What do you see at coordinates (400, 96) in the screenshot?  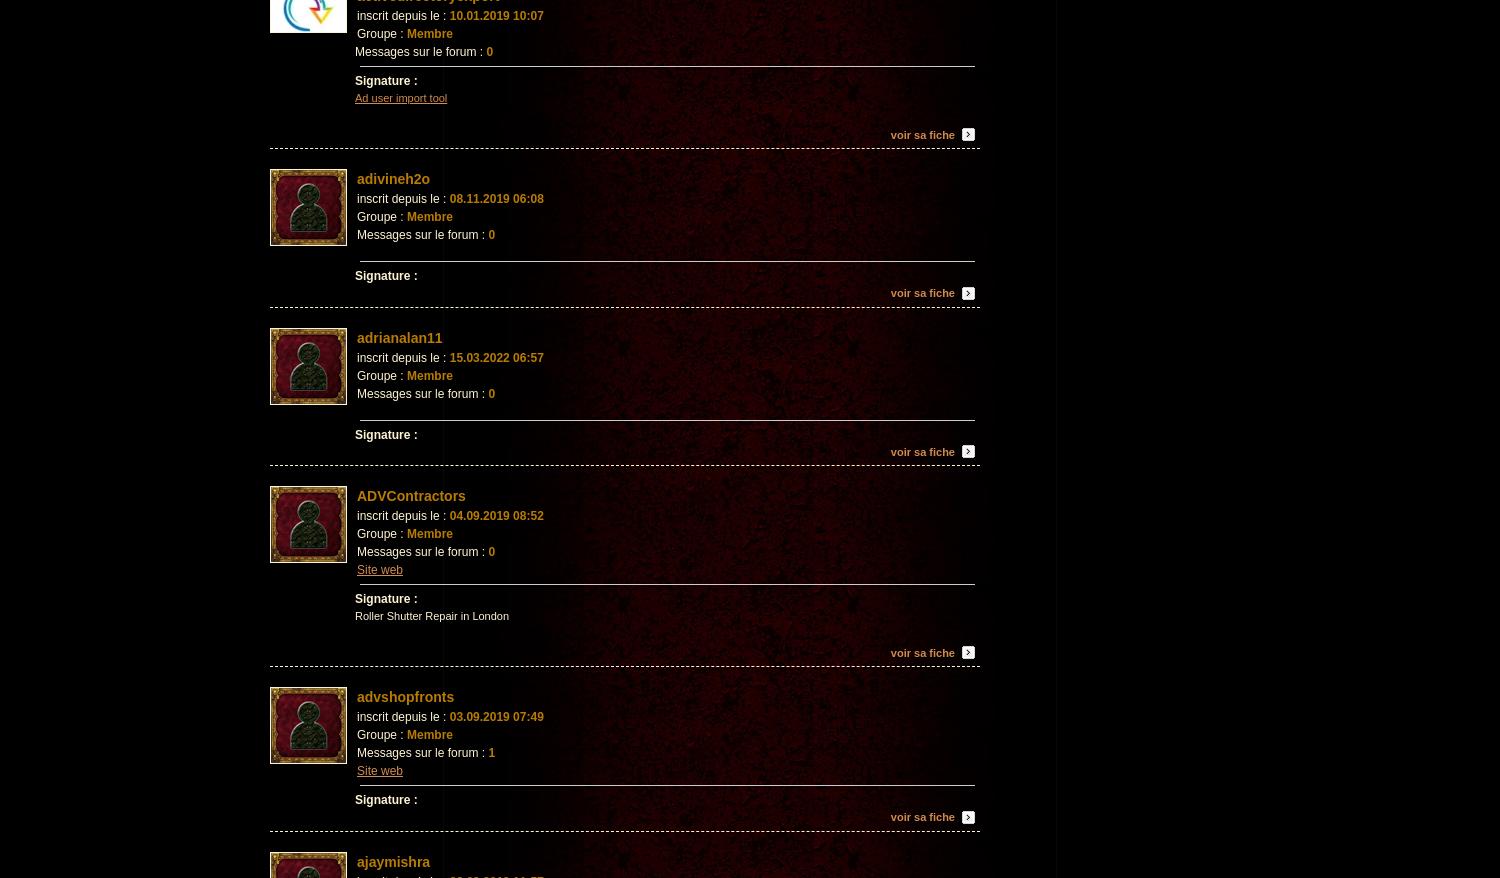 I see `'Ad user import tool'` at bounding box center [400, 96].